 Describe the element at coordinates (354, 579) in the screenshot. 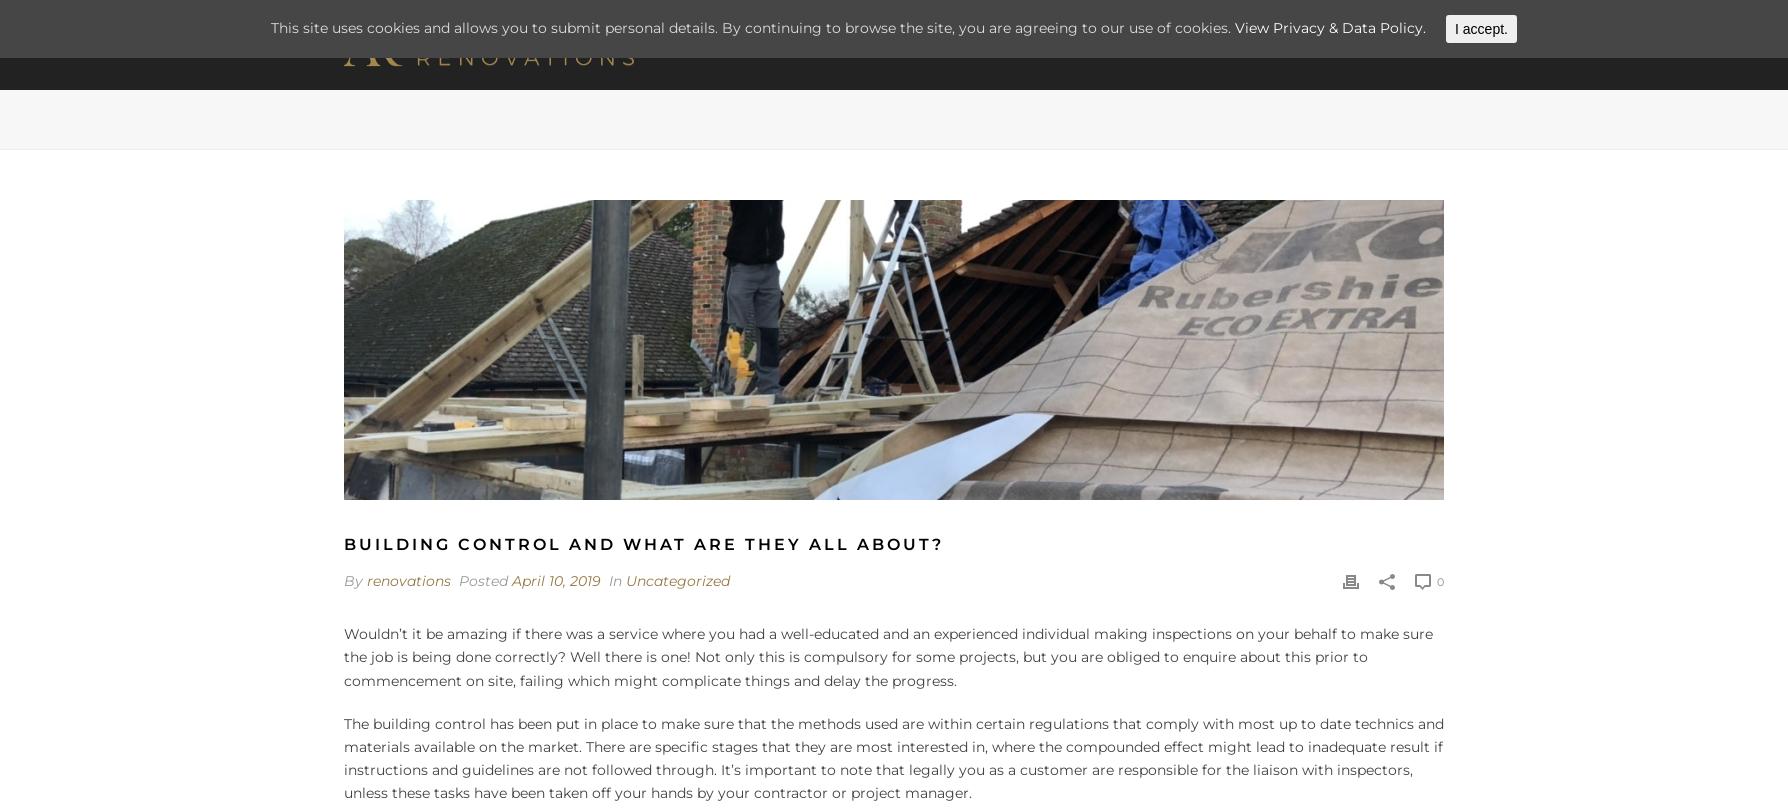

I see `'By'` at that location.